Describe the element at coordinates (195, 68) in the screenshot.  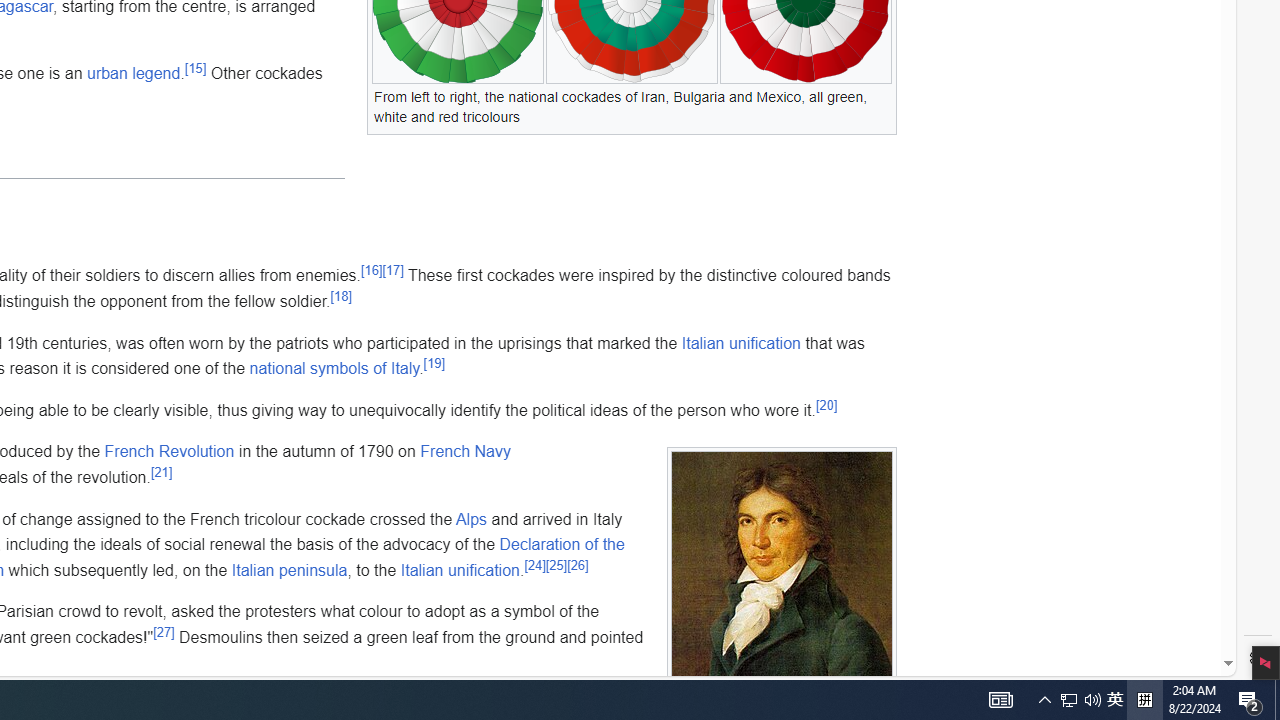
I see `'[15]'` at that location.